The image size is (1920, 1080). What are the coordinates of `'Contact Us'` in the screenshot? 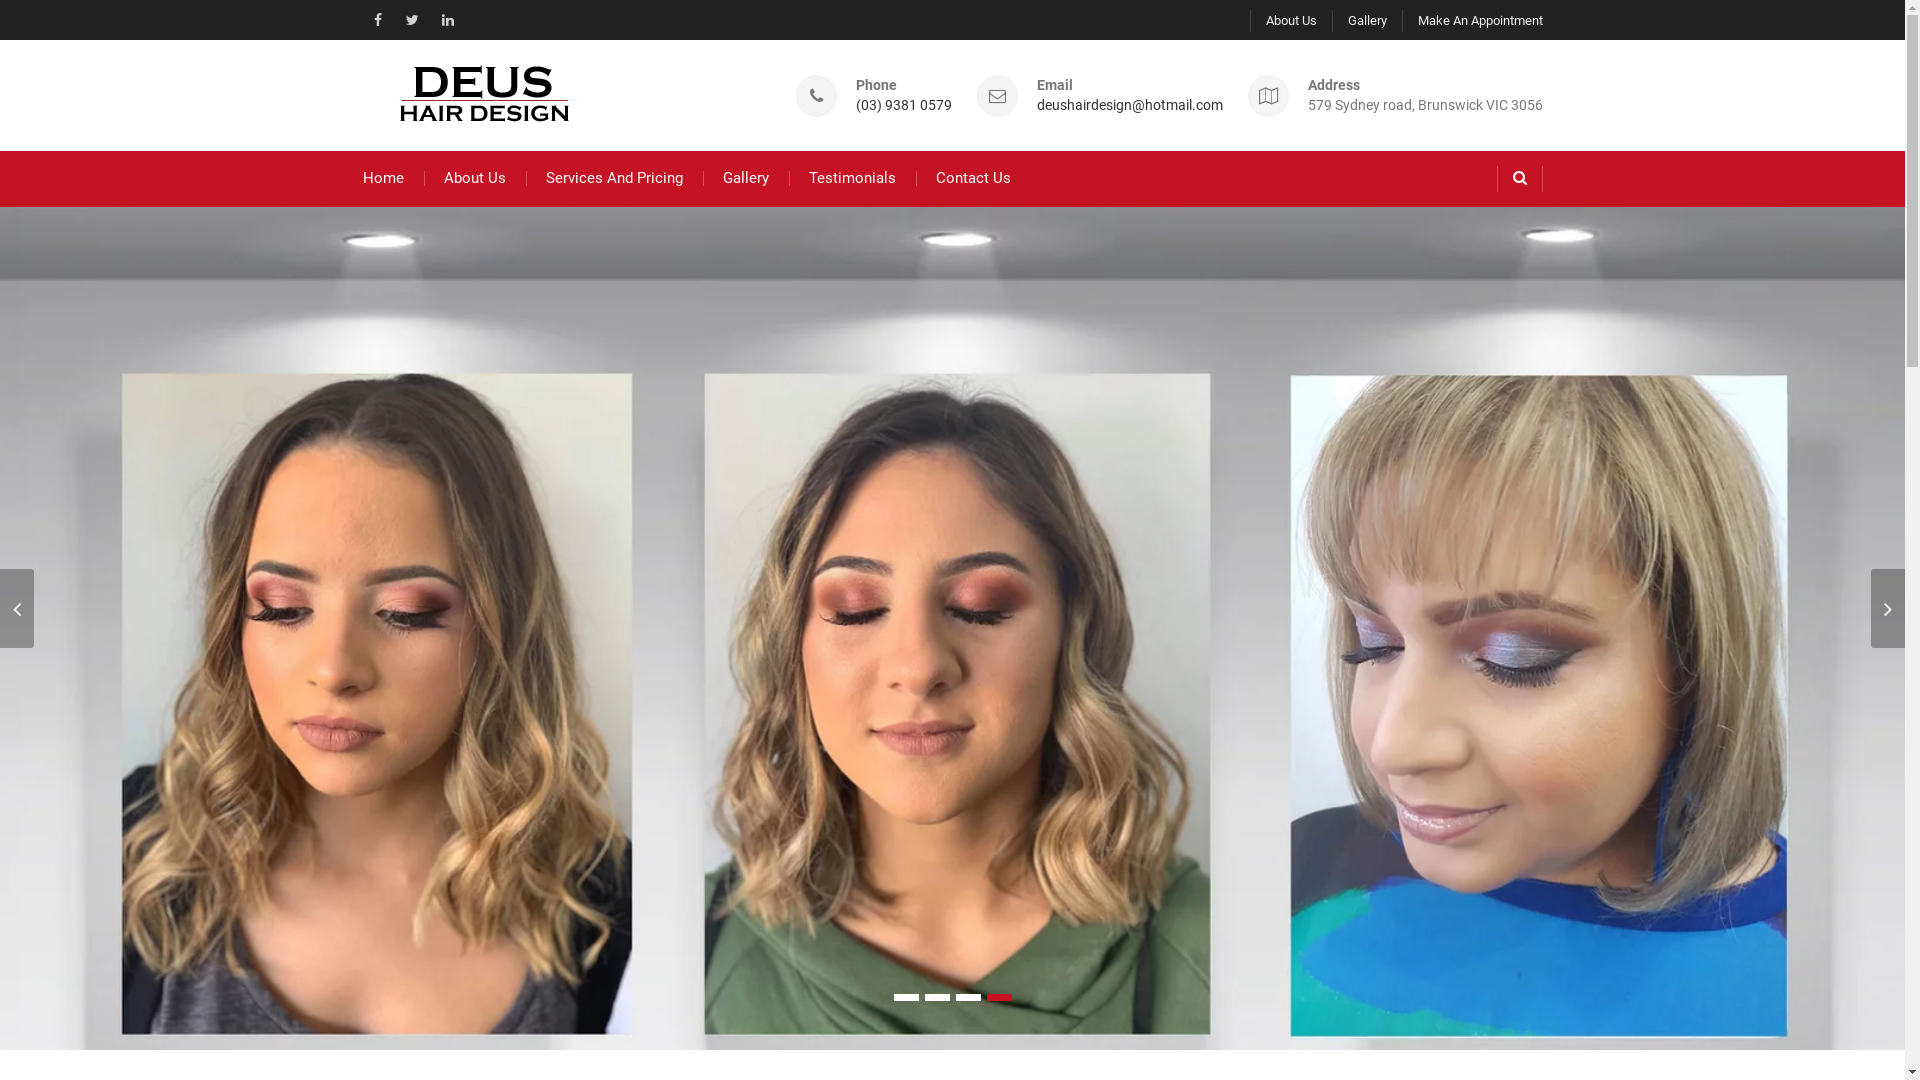 It's located at (973, 177).